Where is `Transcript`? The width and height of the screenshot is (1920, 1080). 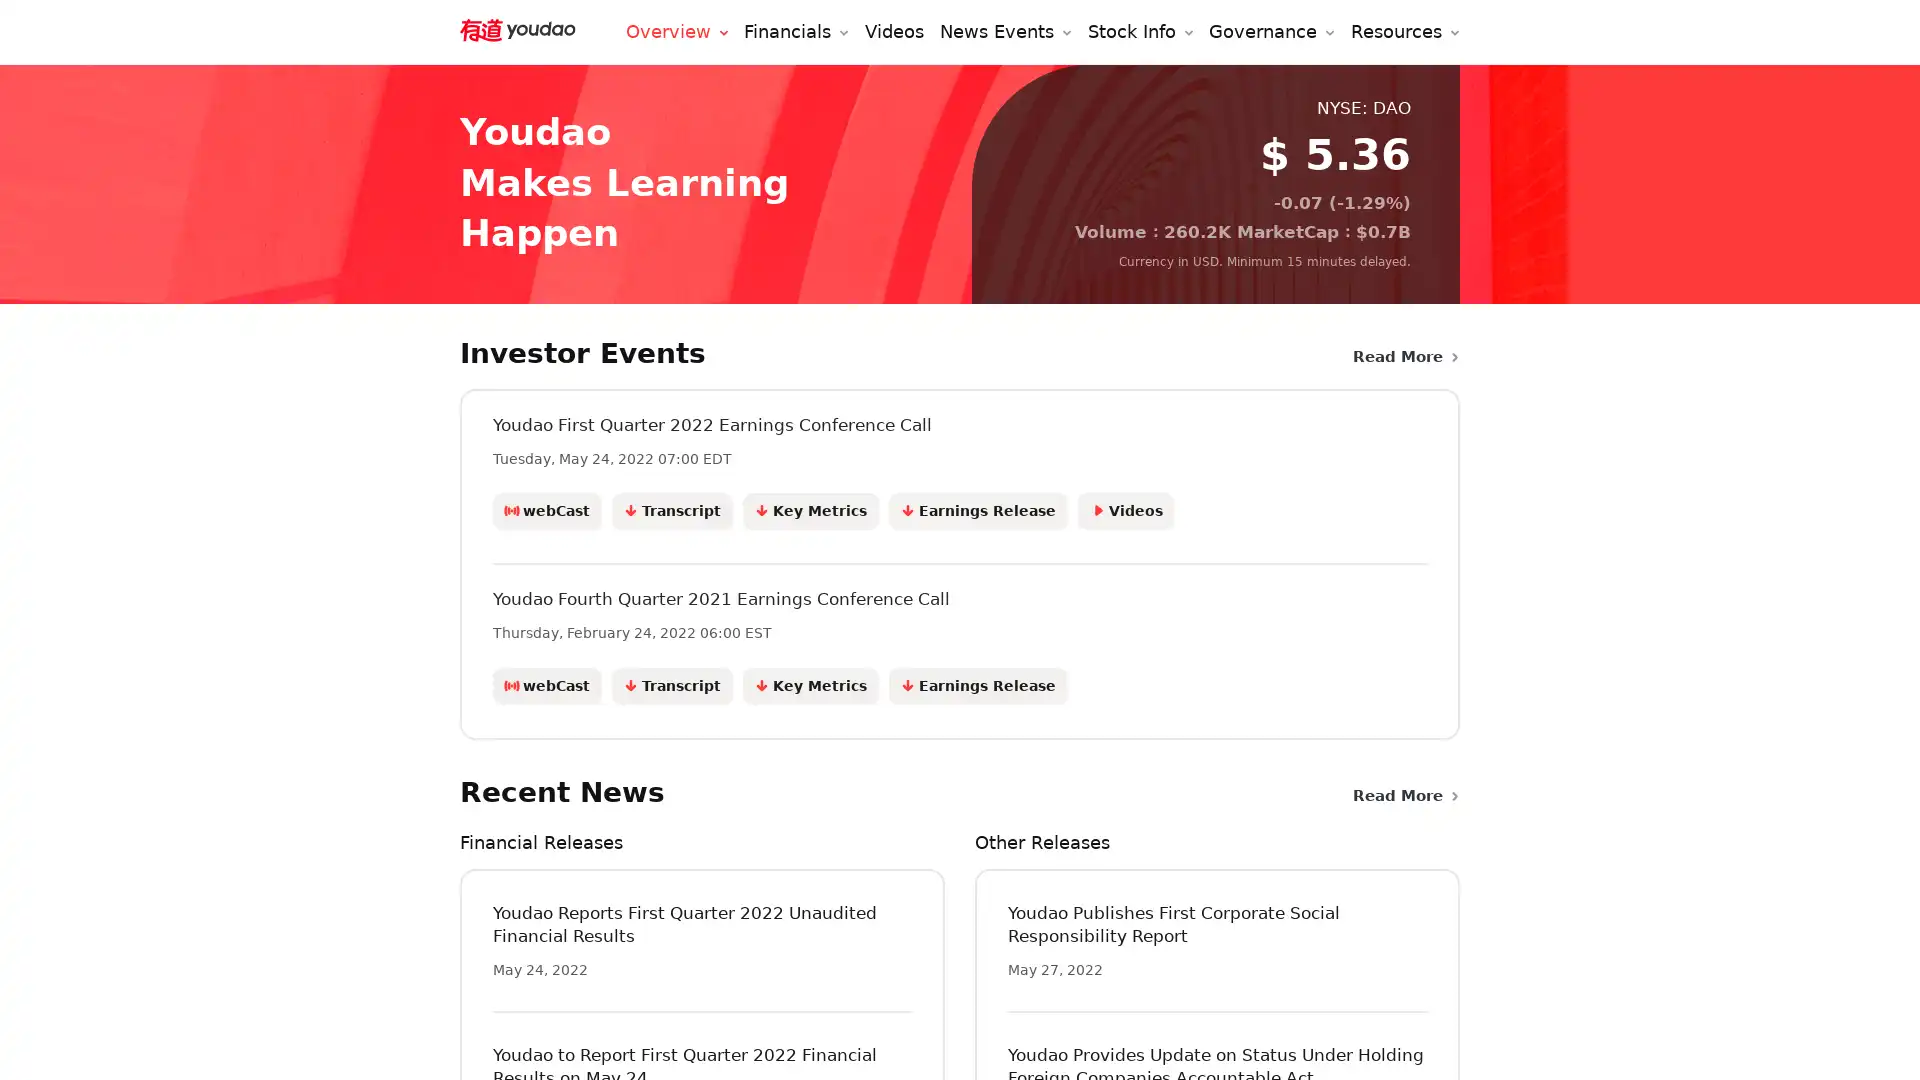 Transcript is located at coordinates (671, 510).